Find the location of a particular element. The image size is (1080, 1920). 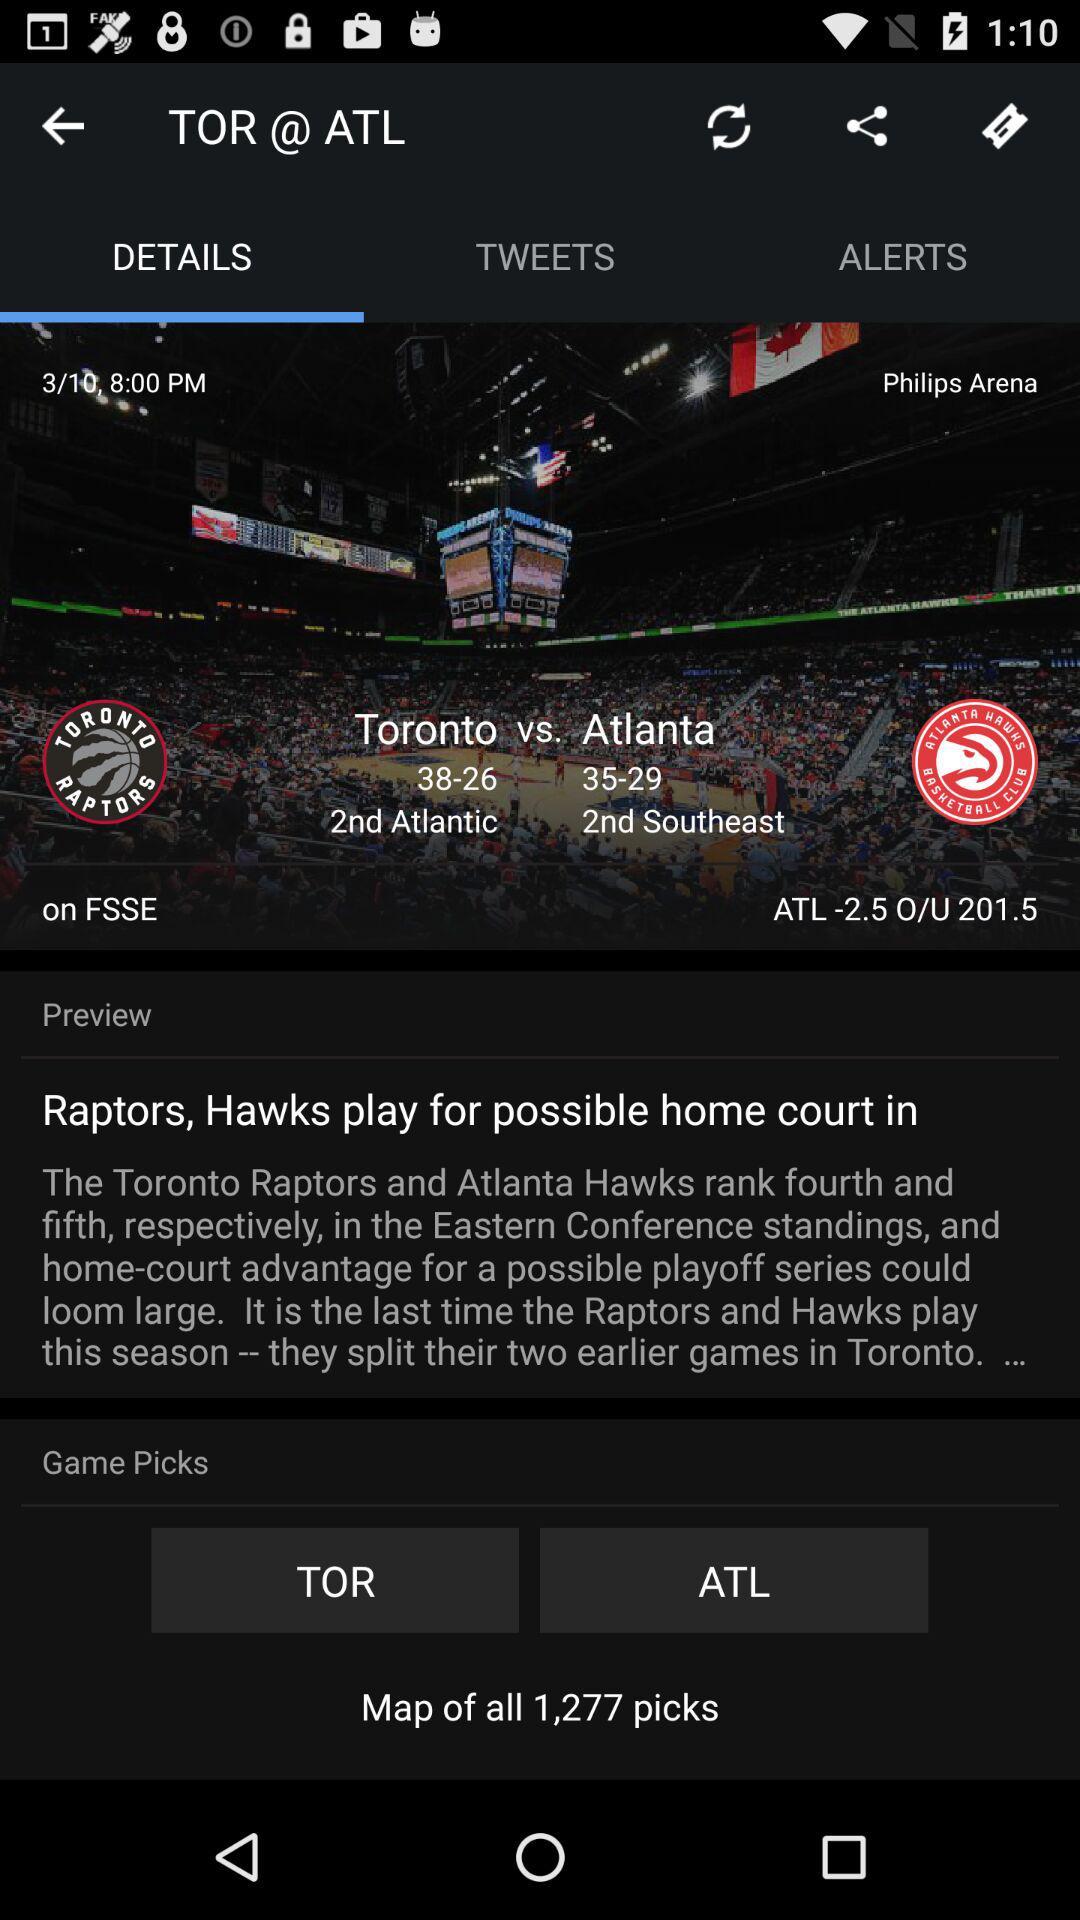

the icon above the alerts app is located at coordinates (866, 124).